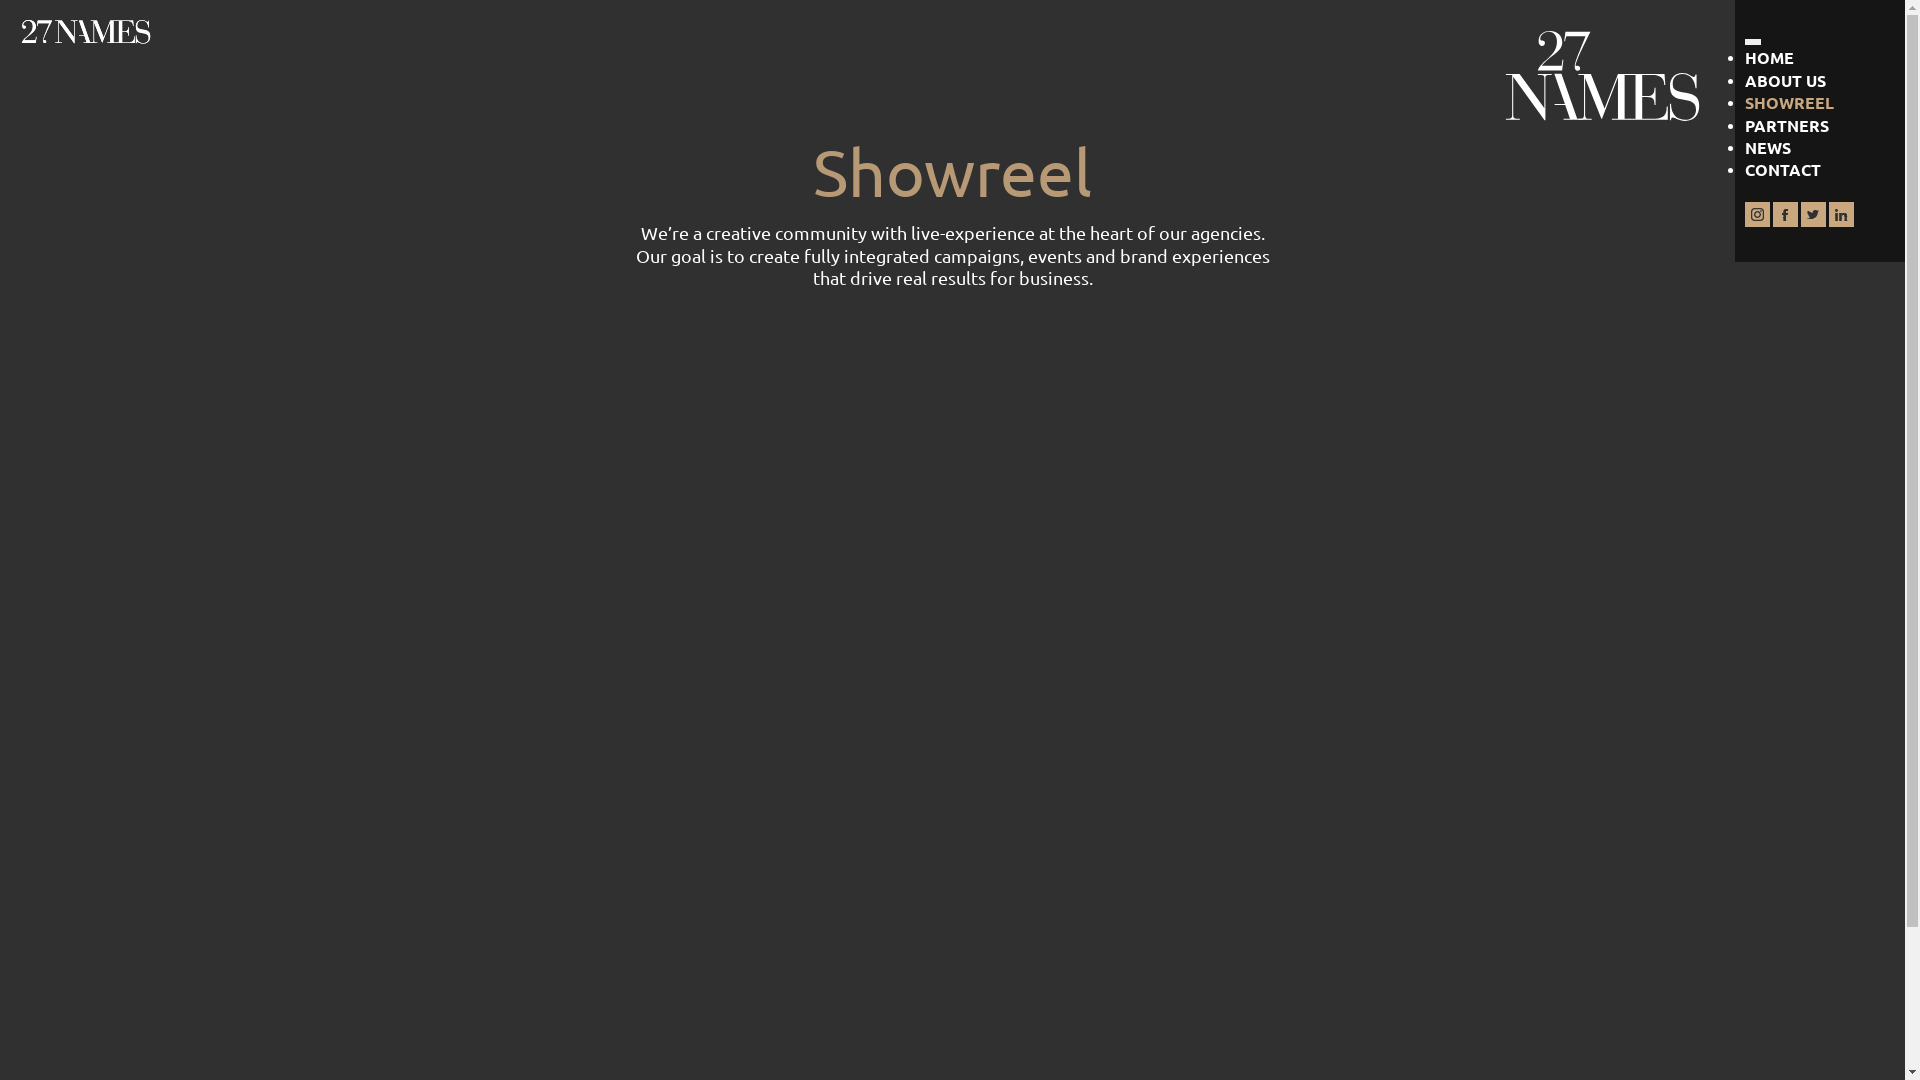  Describe the element at coordinates (1782, 168) in the screenshot. I see `'CONTACT'` at that location.